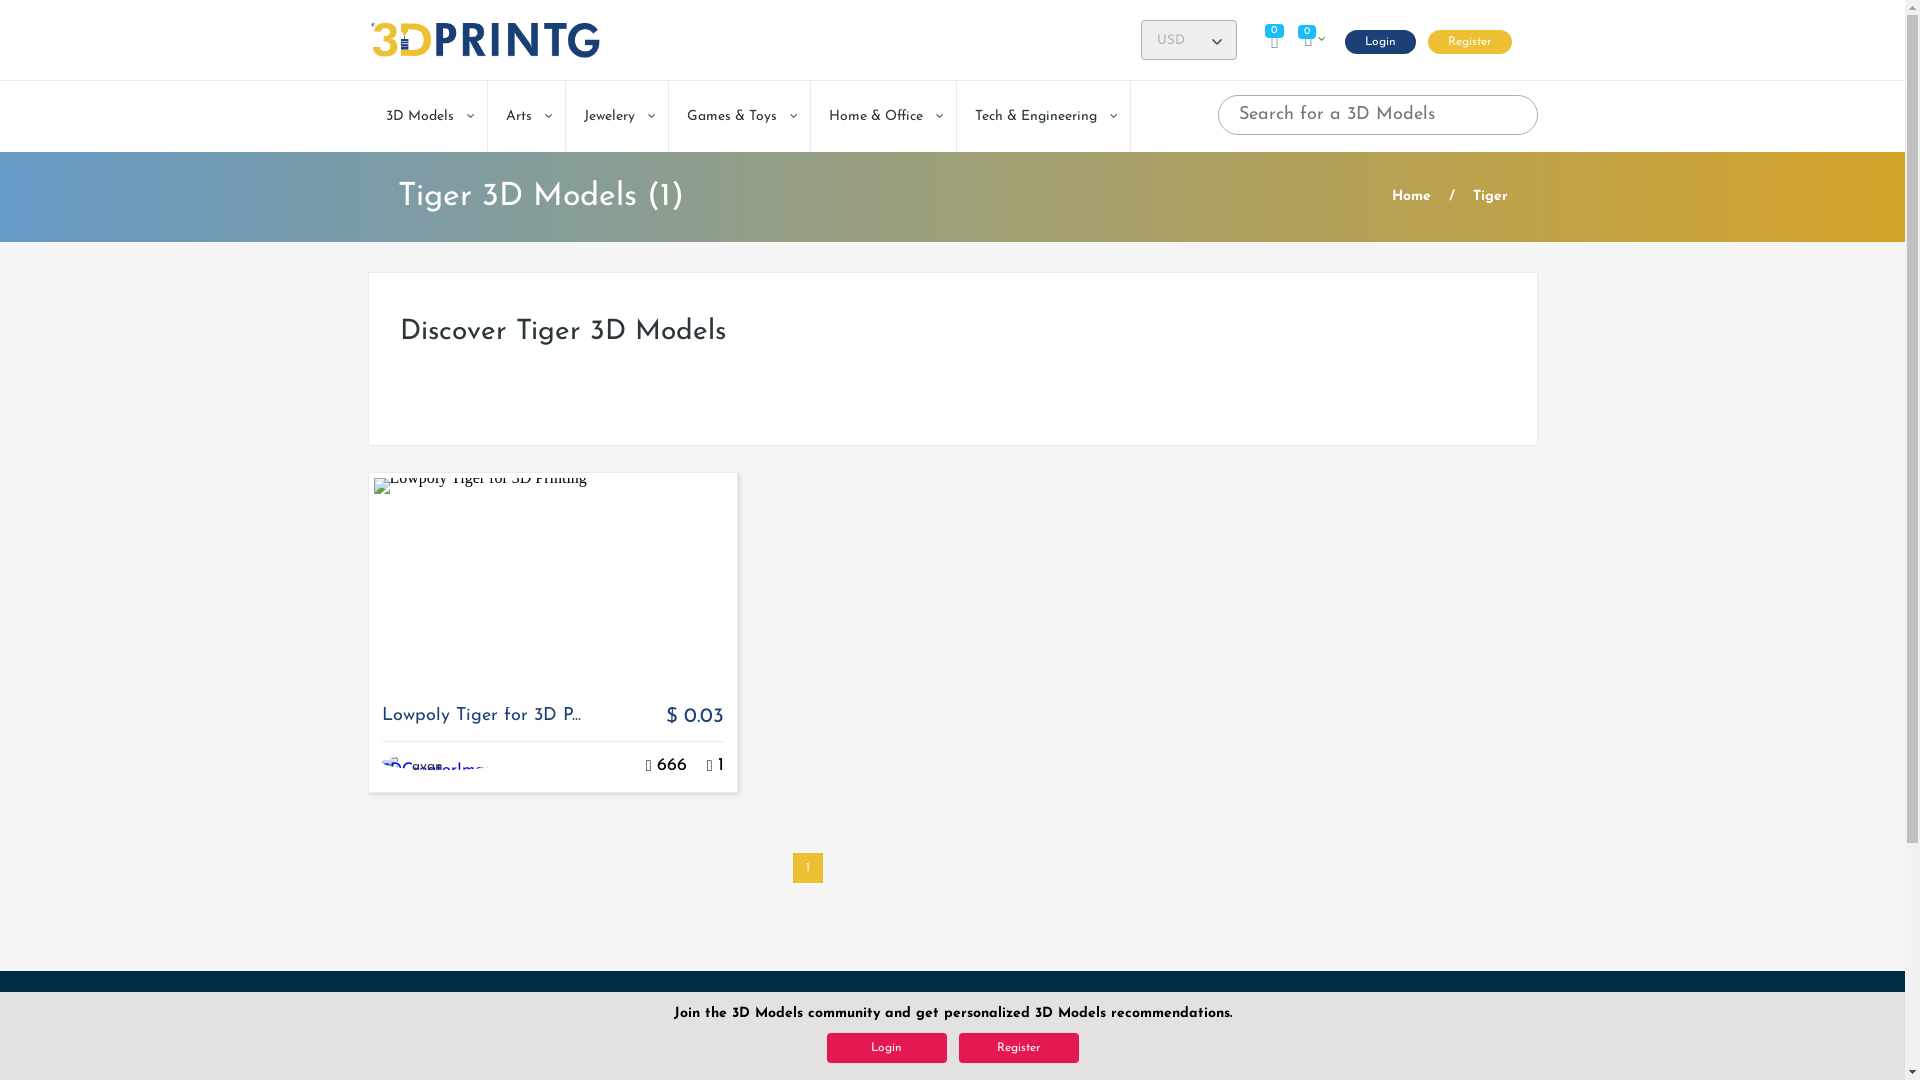 The image size is (1920, 1080). Describe the element at coordinates (552, 580) in the screenshot. I see `'Lowpoly Tiger for 3D Printing'` at that location.